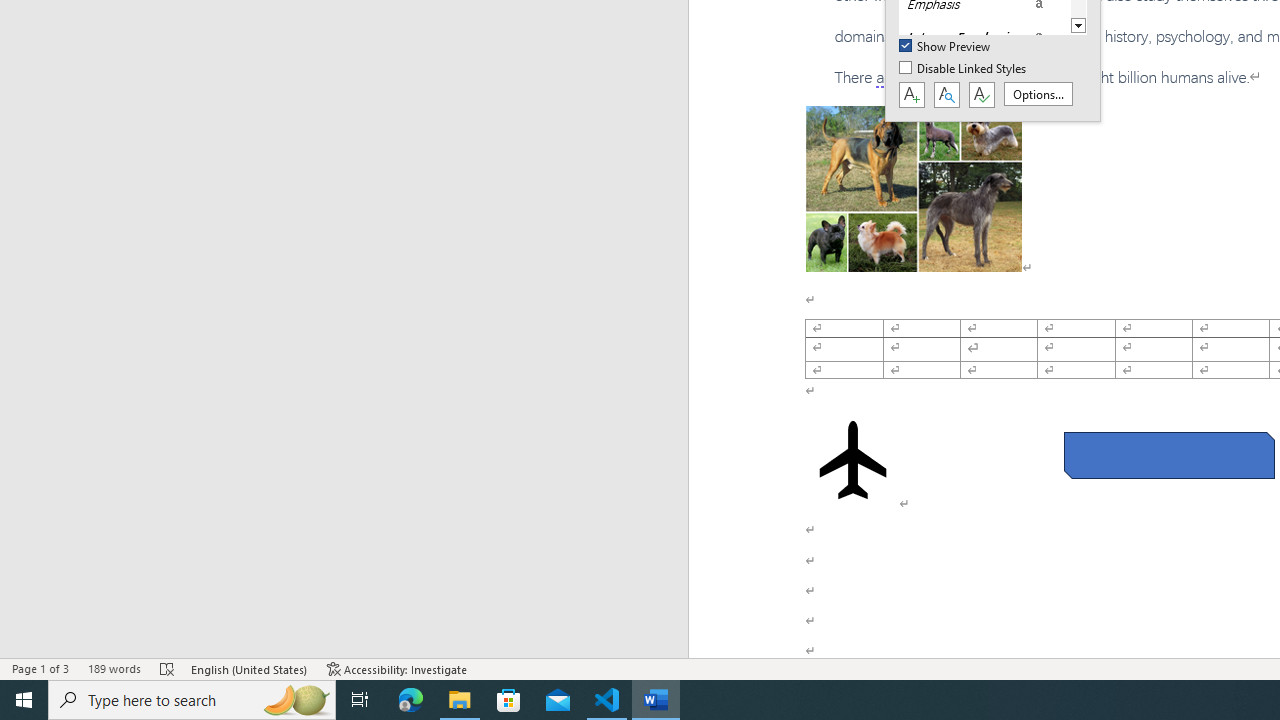 Image resolution: width=1280 pixels, height=720 pixels. What do you see at coordinates (168, 669) in the screenshot?
I see `'Spelling and Grammar Check Errors'` at bounding box center [168, 669].